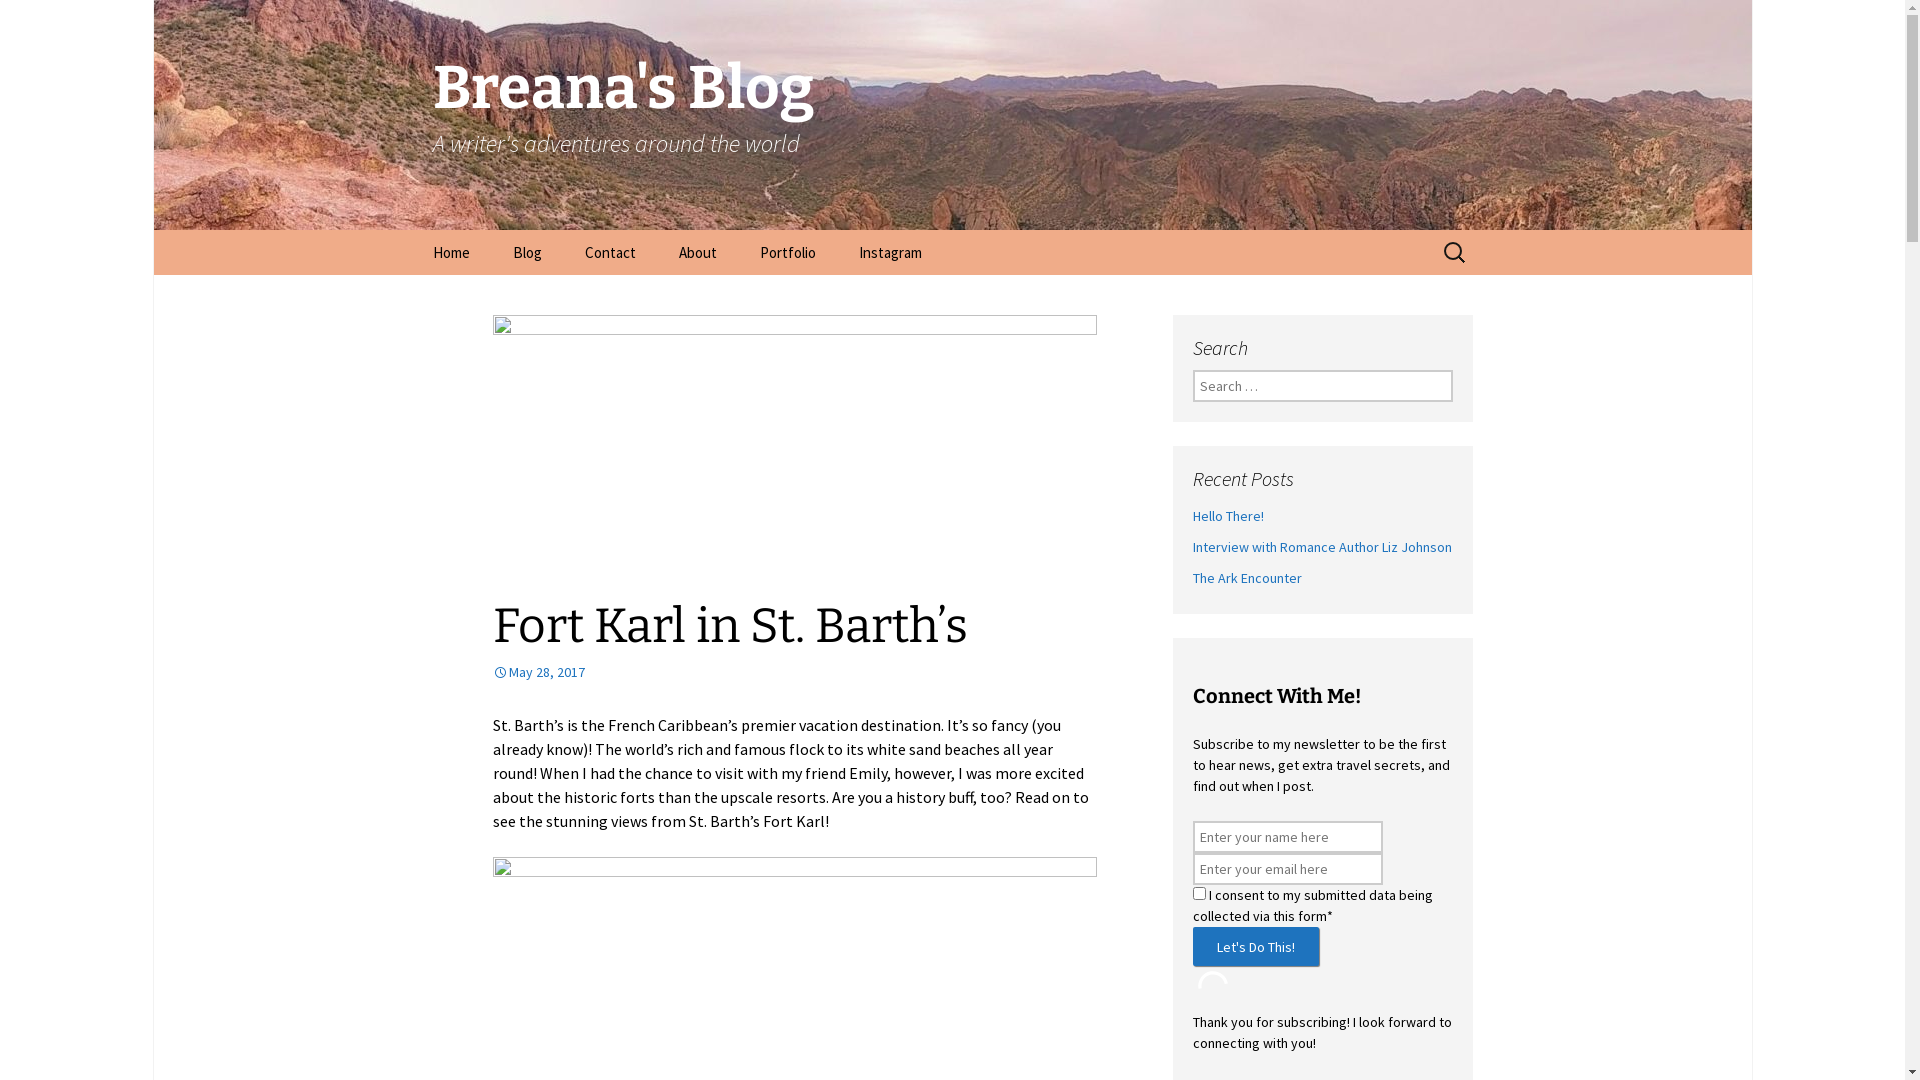 The width and height of the screenshot is (1920, 1080). Describe the element at coordinates (1286, 867) in the screenshot. I see `'Enter your email here'` at that location.